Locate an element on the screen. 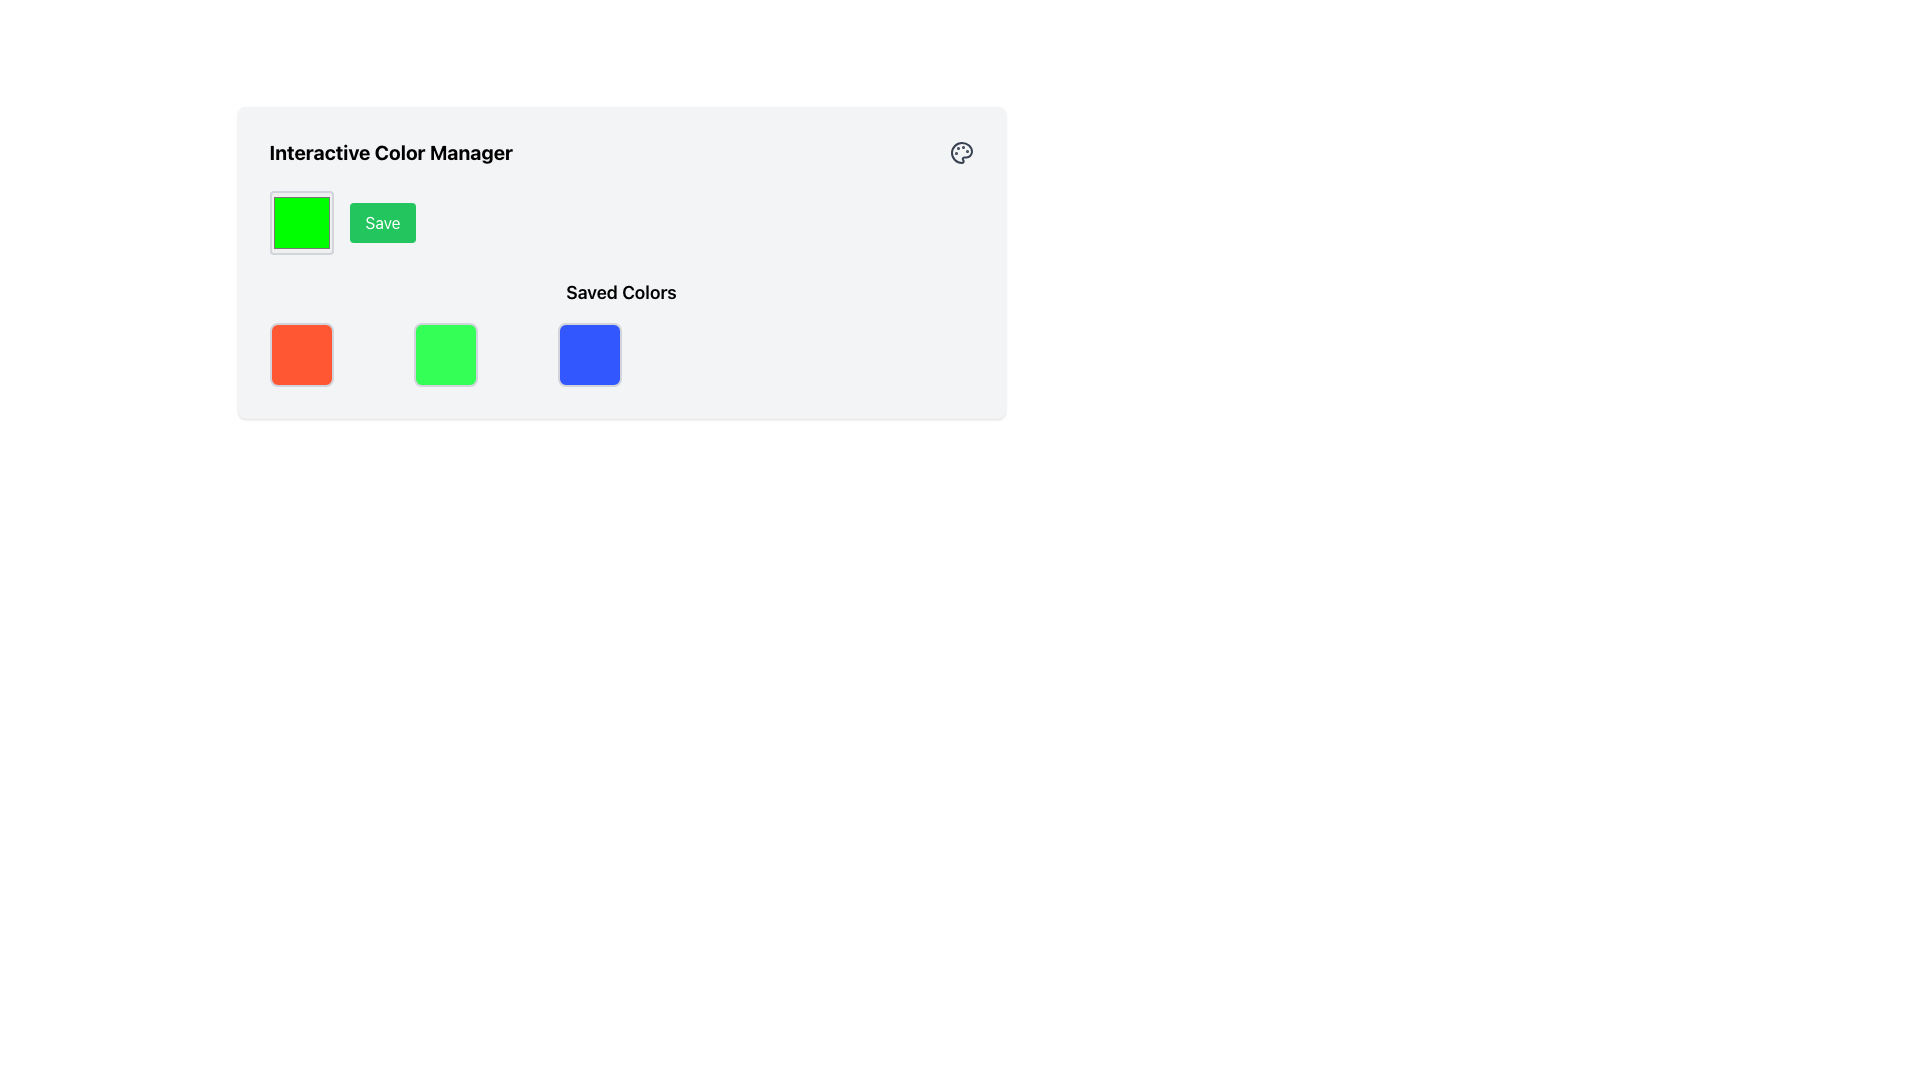  the palette icon located at the upper-right corner of the 'Interactive Color Manager' interface is located at coordinates (961, 152).